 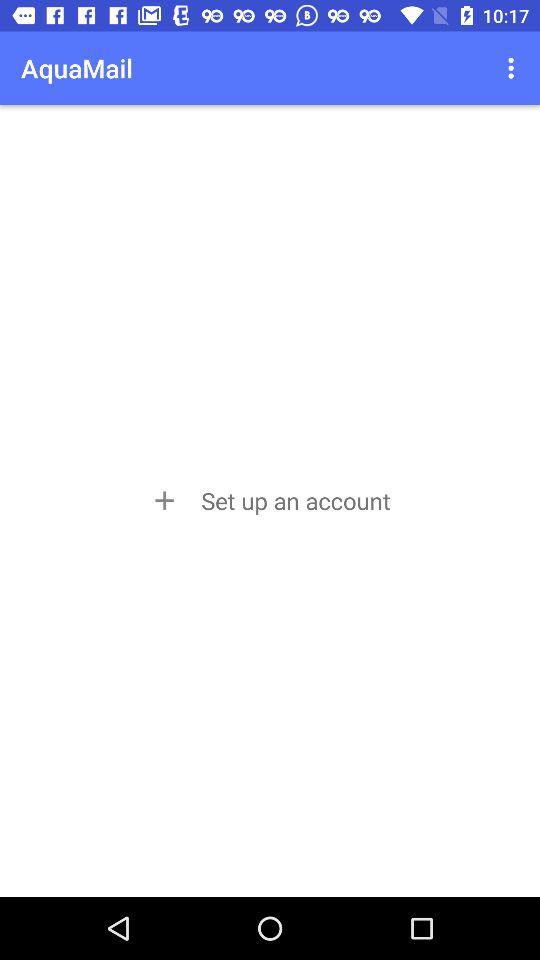 What do you see at coordinates (269, 499) in the screenshot?
I see `set up an item` at bounding box center [269, 499].